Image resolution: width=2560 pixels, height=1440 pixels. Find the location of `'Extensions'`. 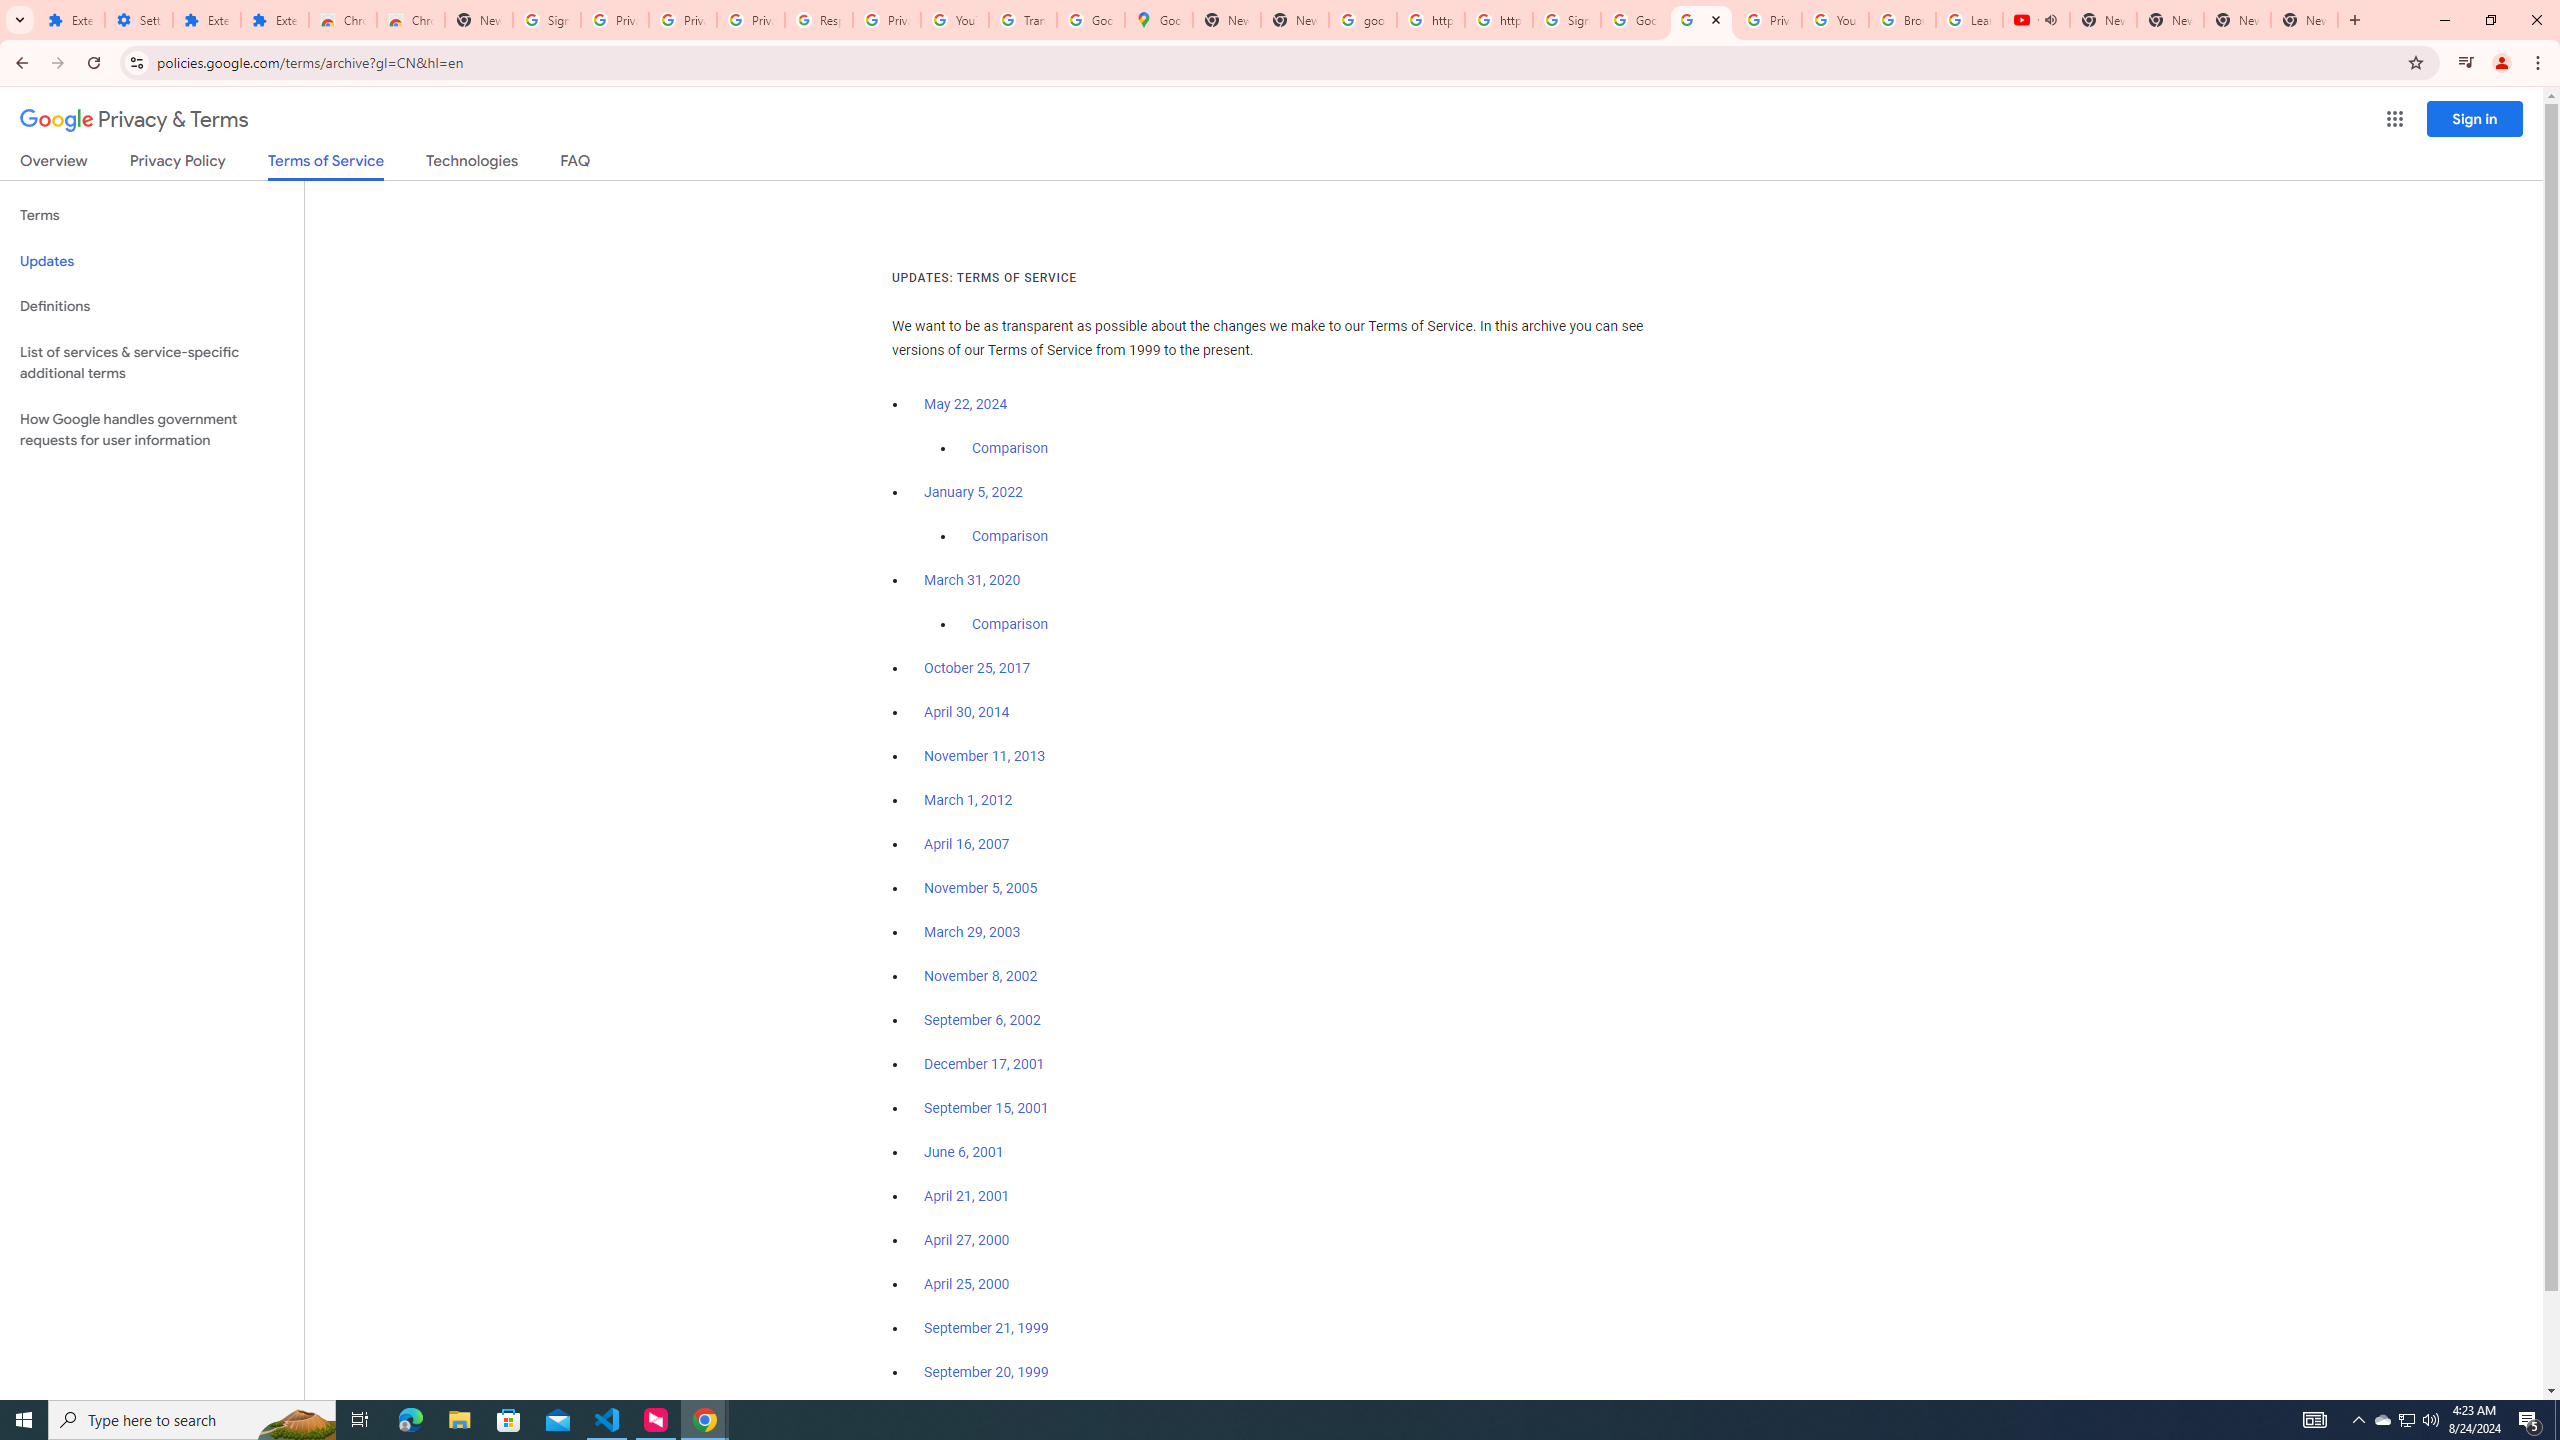

'Extensions' is located at coordinates (274, 19).